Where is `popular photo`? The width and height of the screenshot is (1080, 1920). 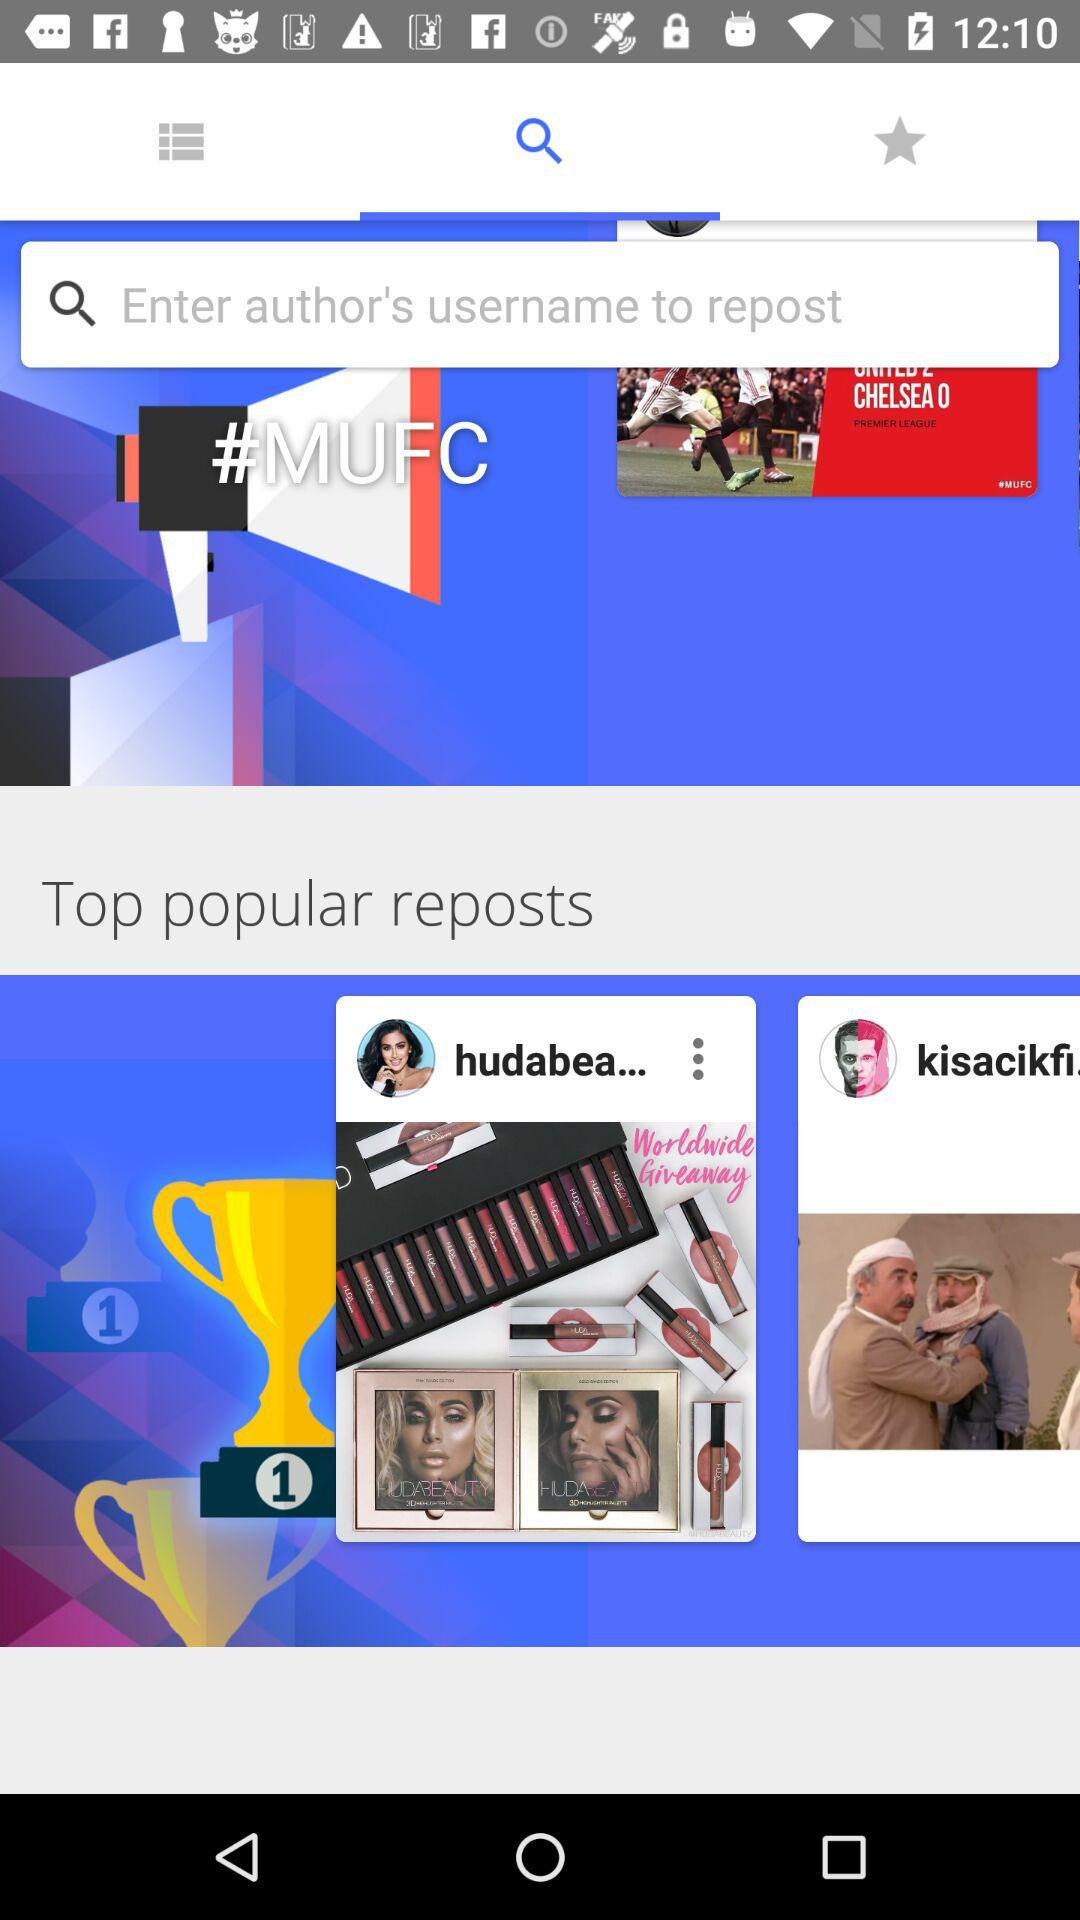
popular photo is located at coordinates (857, 1057).